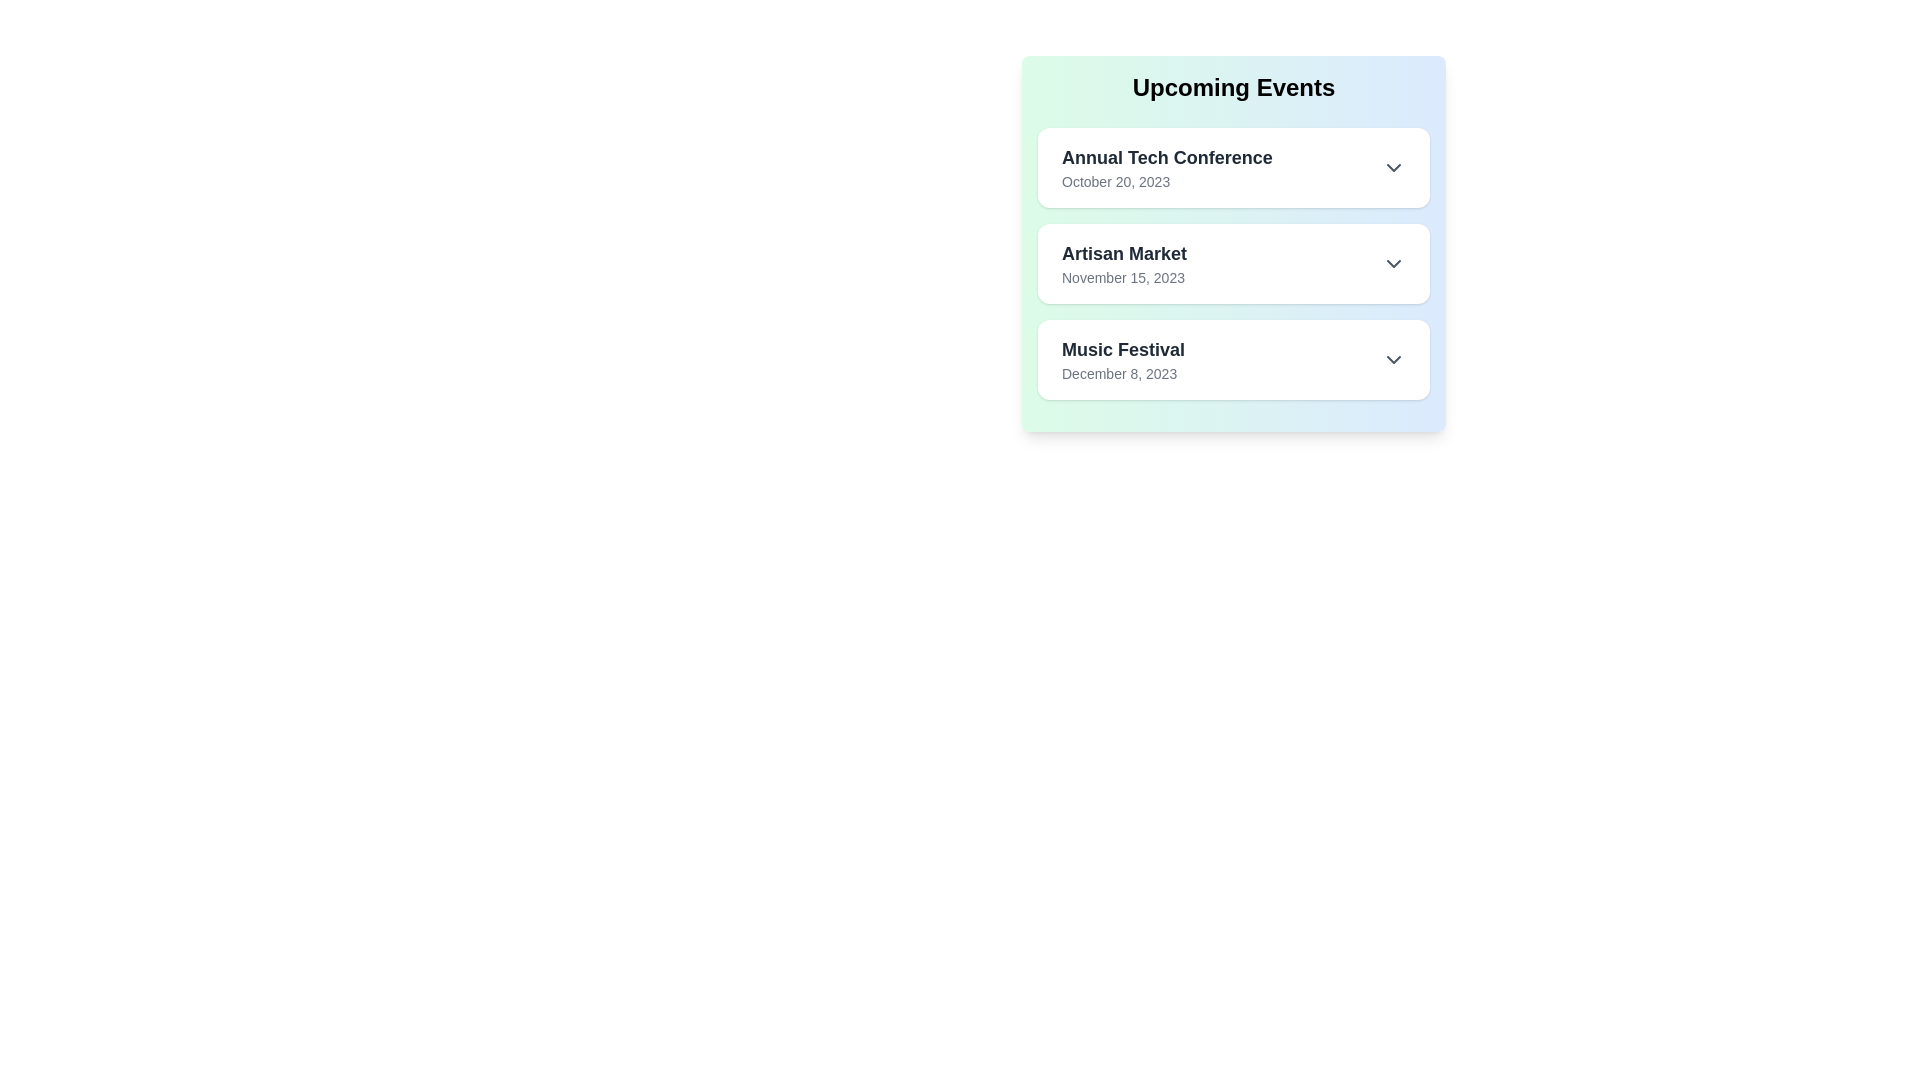 Image resolution: width=1920 pixels, height=1080 pixels. What do you see at coordinates (1232, 262) in the screenshot?
I see `the 'Artisan Market' list item` at bounding box center [1232, 262].